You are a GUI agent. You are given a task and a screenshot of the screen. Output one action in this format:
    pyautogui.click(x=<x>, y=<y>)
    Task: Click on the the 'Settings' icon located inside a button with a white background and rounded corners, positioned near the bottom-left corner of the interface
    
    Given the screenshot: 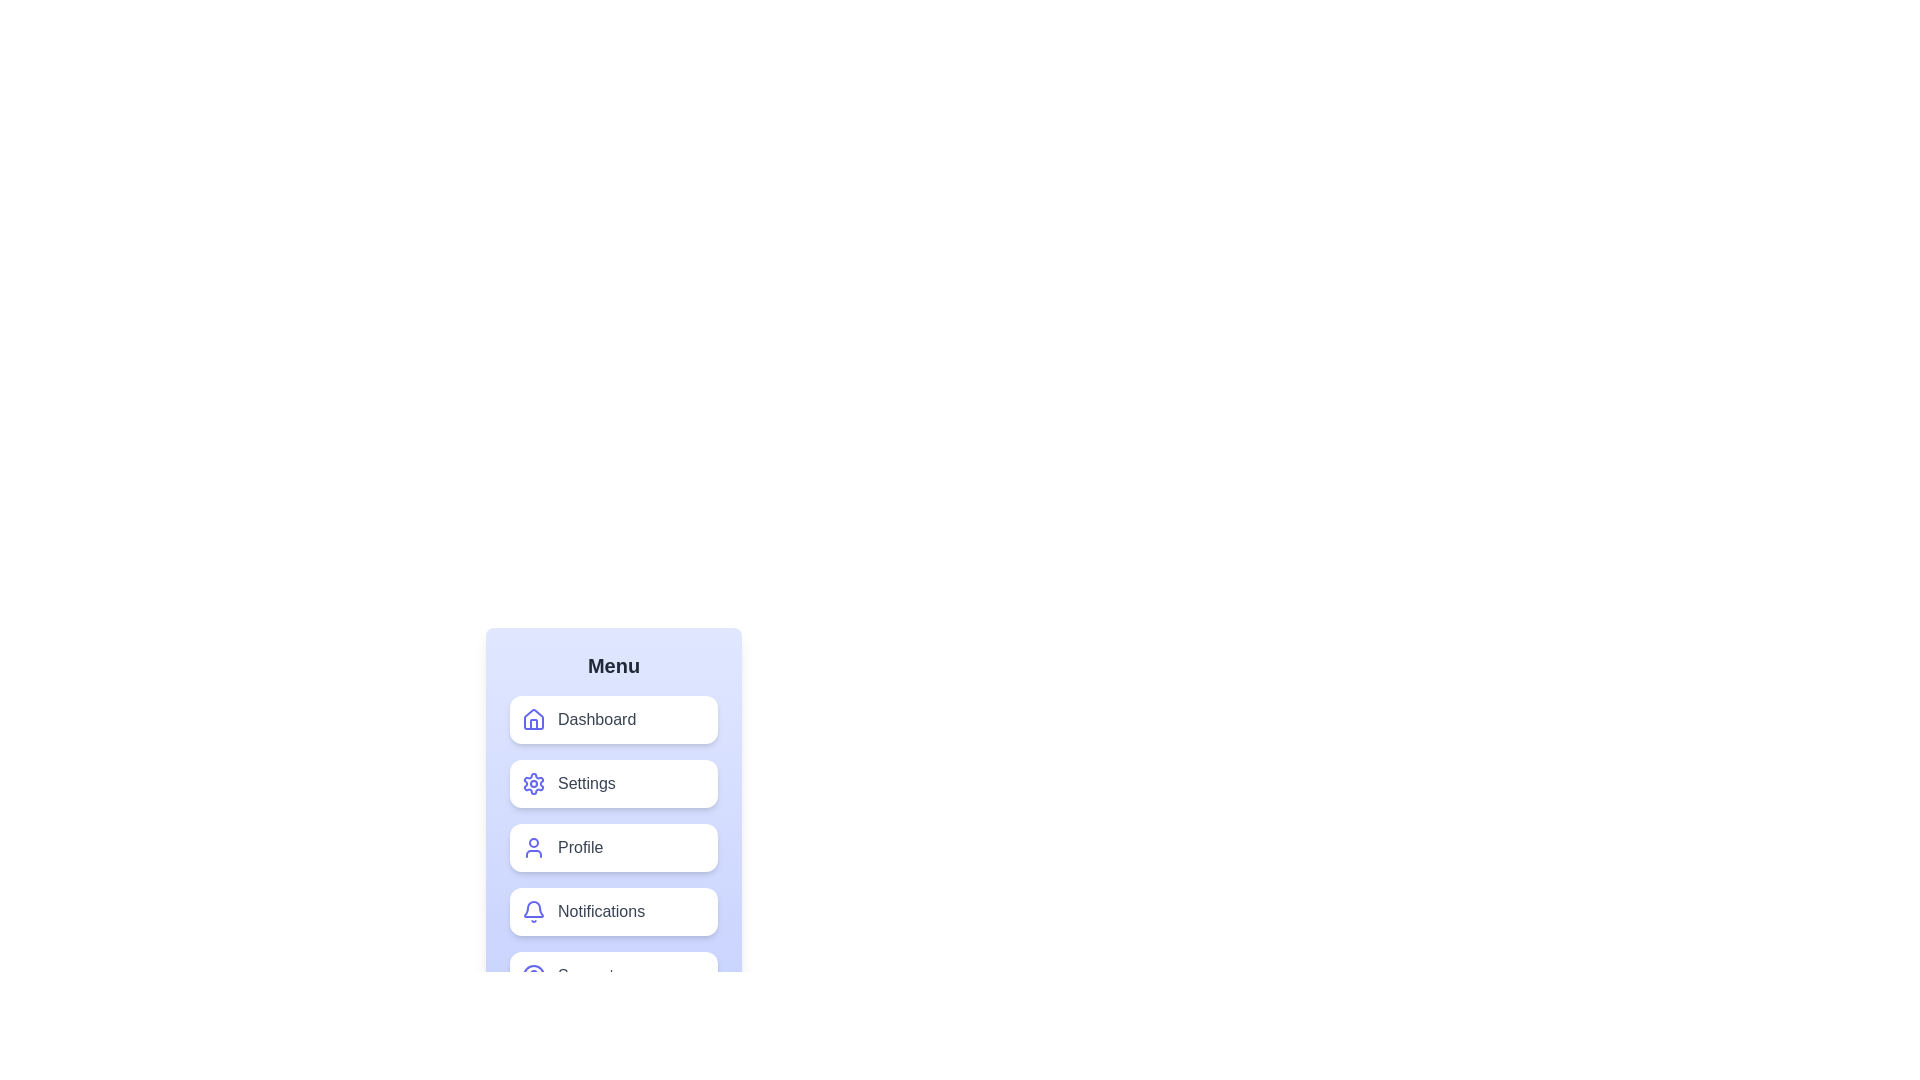 What is the action you would take?
    pyautogui.click(x=533, y=782)
    